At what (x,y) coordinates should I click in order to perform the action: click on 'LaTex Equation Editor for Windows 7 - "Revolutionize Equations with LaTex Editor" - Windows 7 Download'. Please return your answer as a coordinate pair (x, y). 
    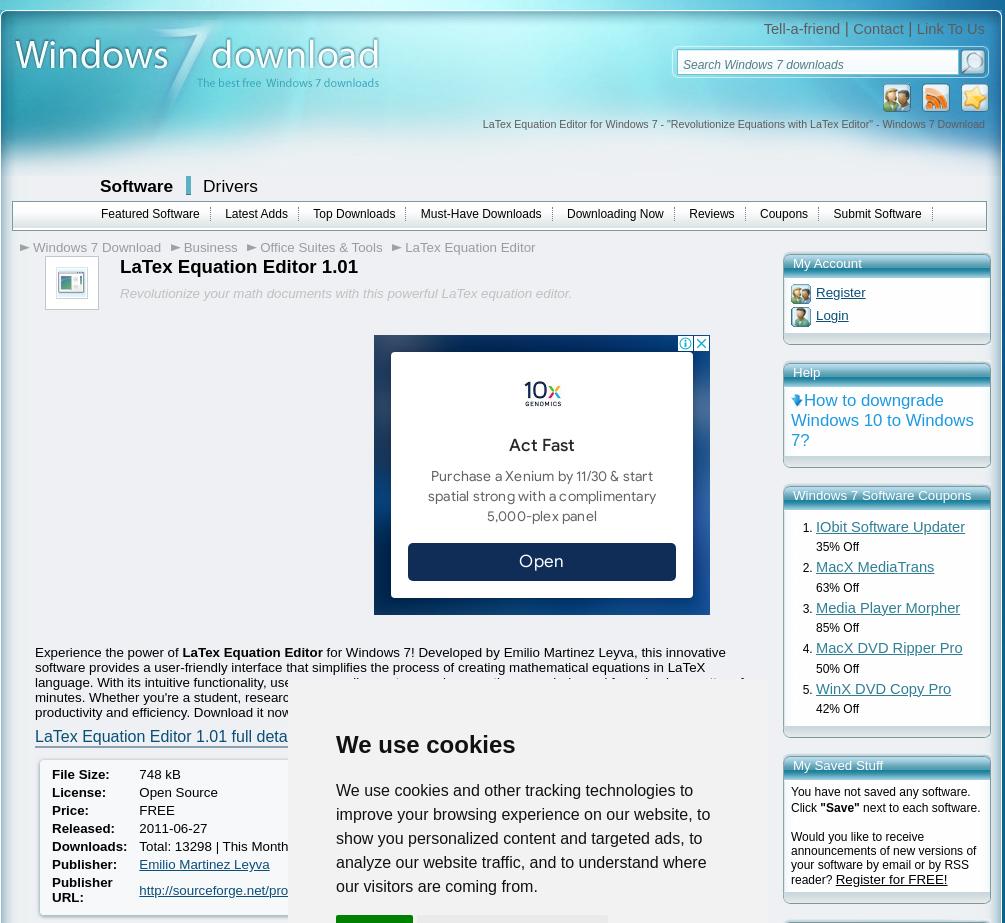
    Looking at the image, I should click on (733, 123).